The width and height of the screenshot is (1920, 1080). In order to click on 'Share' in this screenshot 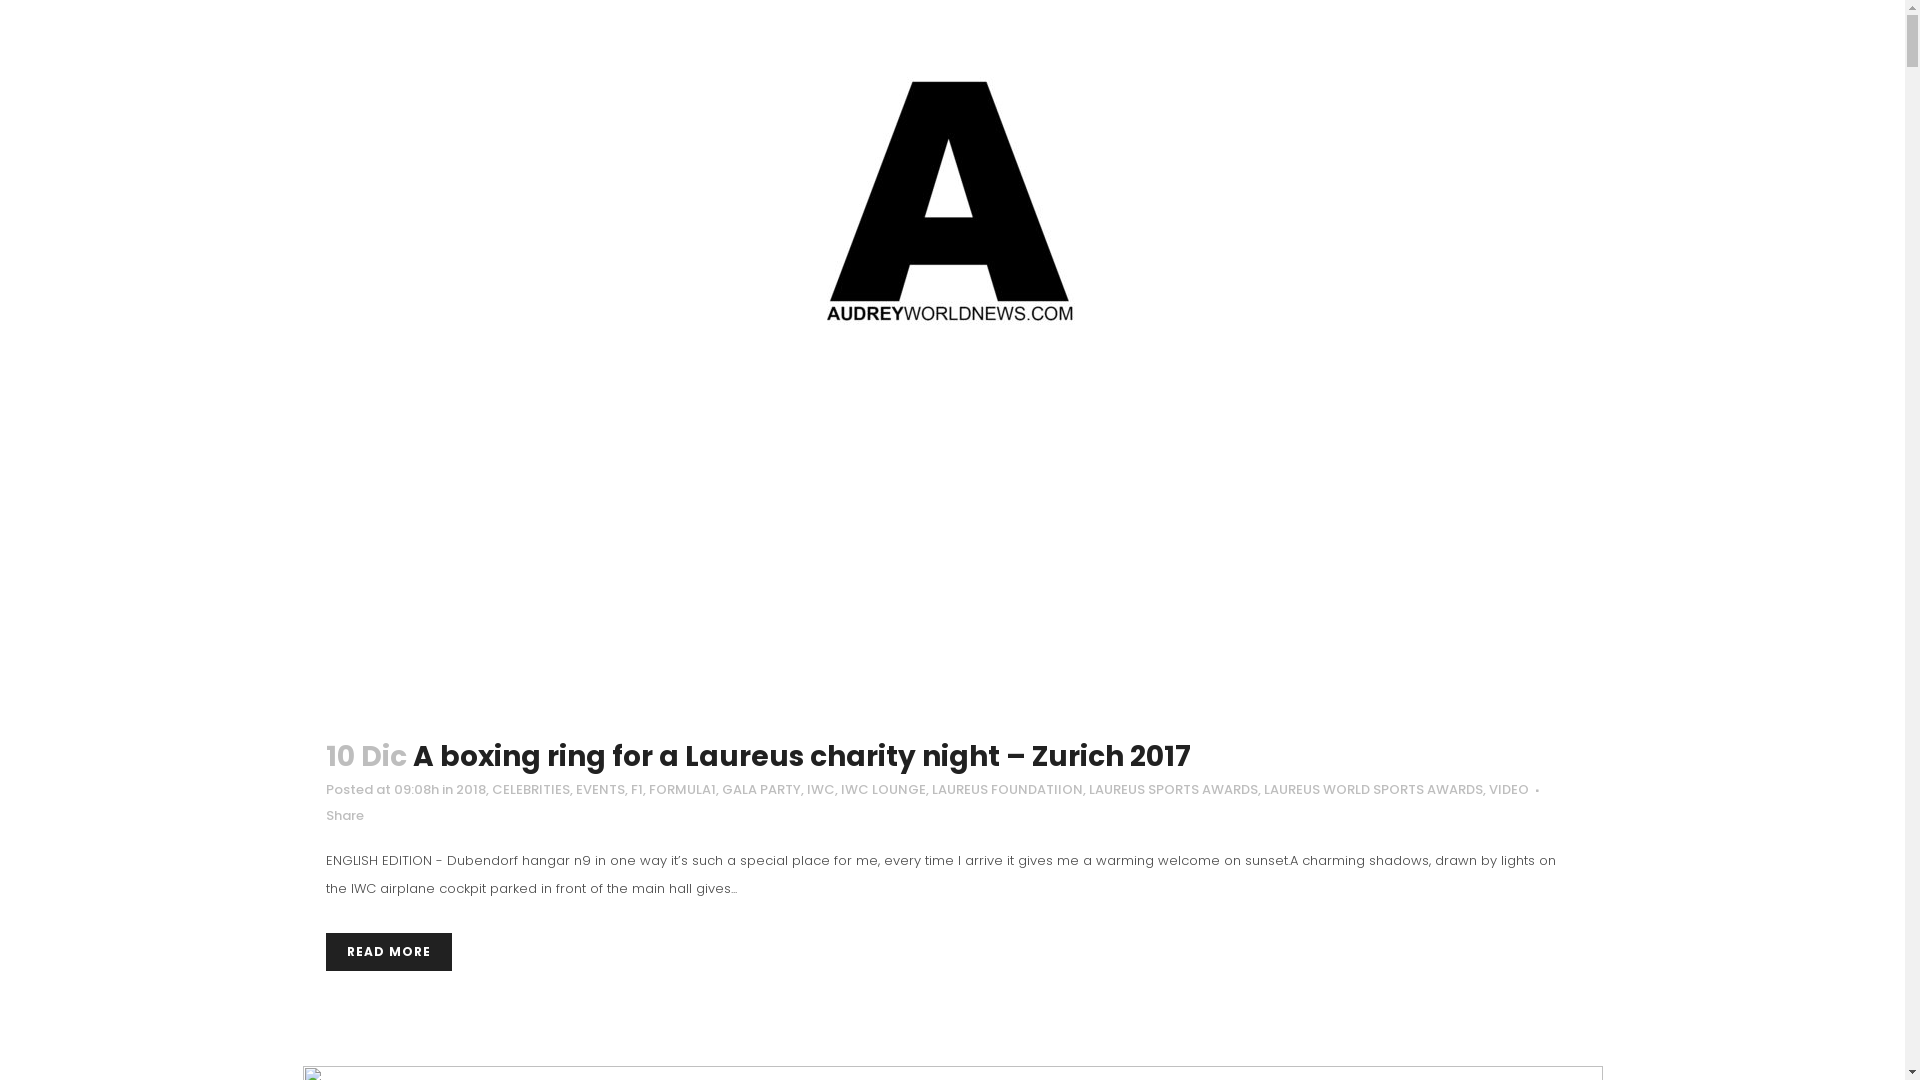, I will do `click(345, 815)`.